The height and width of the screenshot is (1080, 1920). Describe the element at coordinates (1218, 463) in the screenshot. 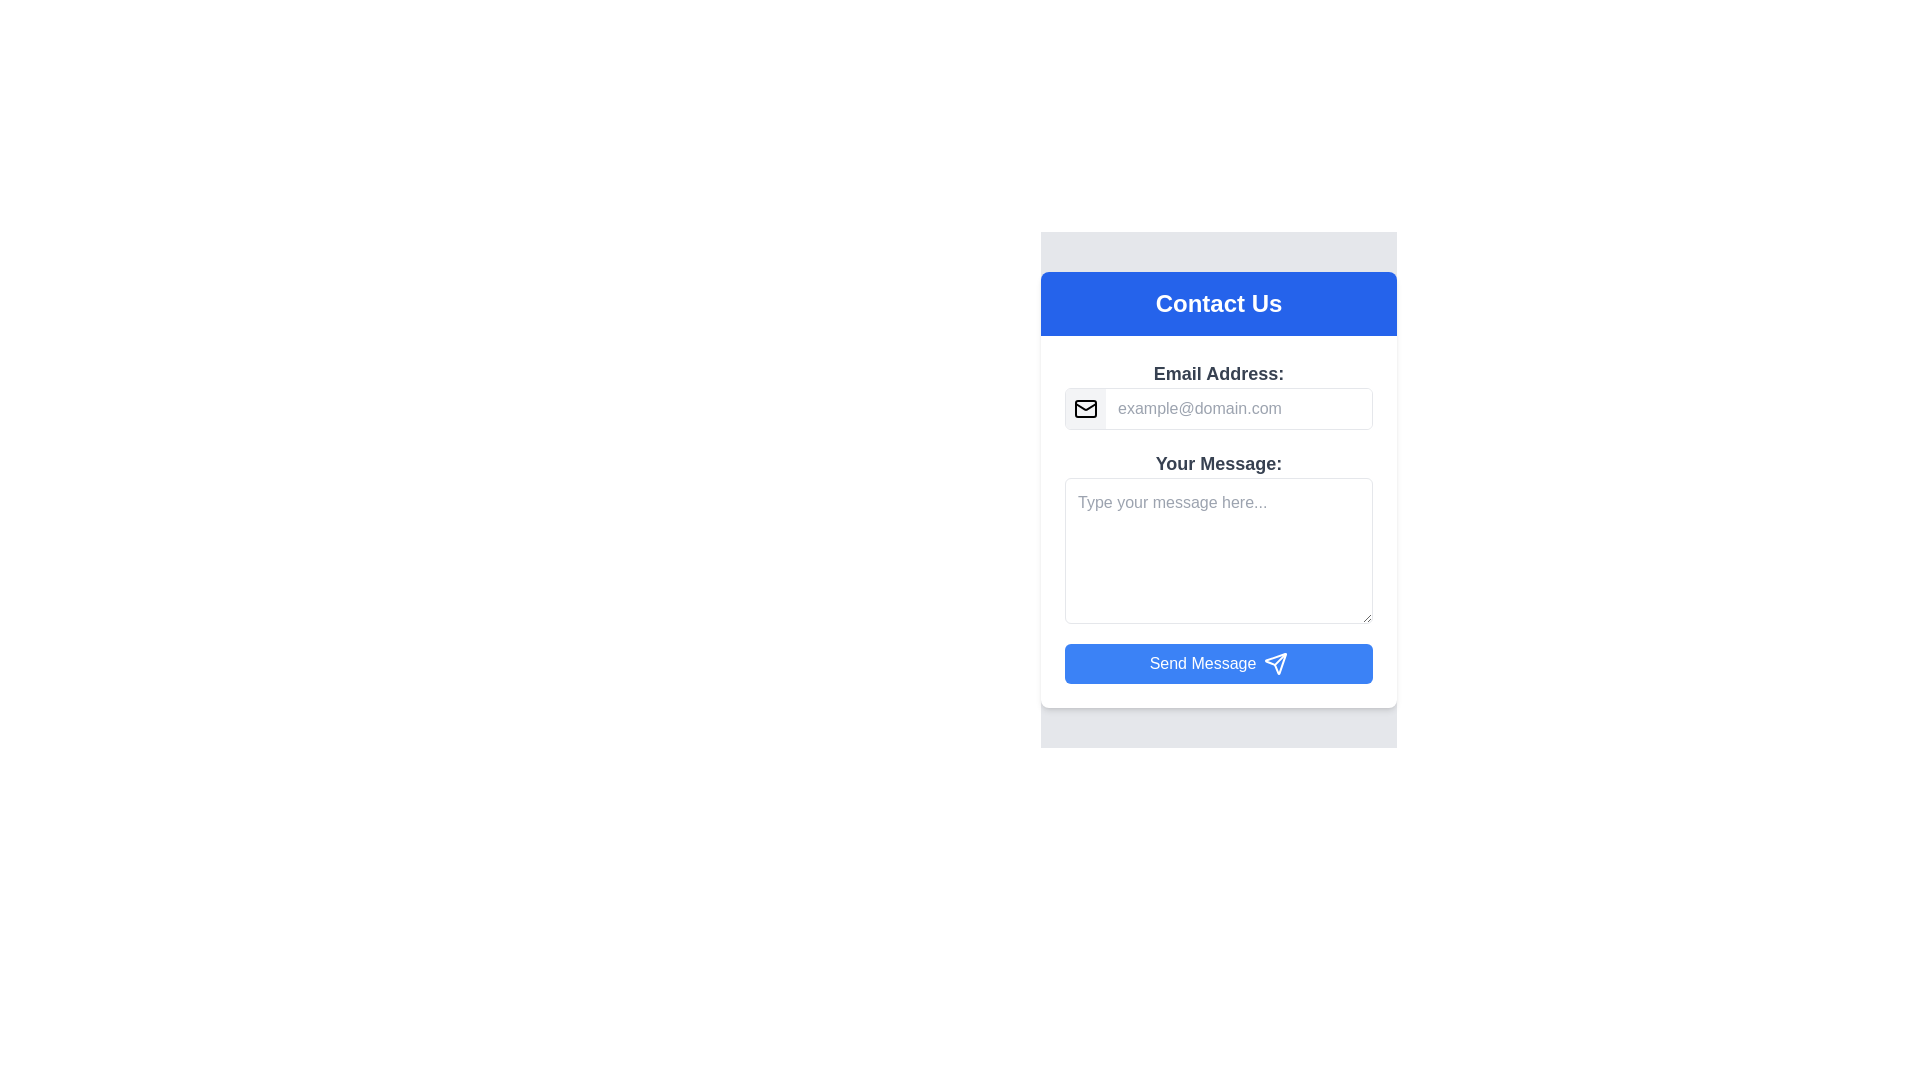

I see `label that displays the text 'Your Message:' in a bold and slightly enlarged font located below the 'Email Address:' section in the form` at that location.